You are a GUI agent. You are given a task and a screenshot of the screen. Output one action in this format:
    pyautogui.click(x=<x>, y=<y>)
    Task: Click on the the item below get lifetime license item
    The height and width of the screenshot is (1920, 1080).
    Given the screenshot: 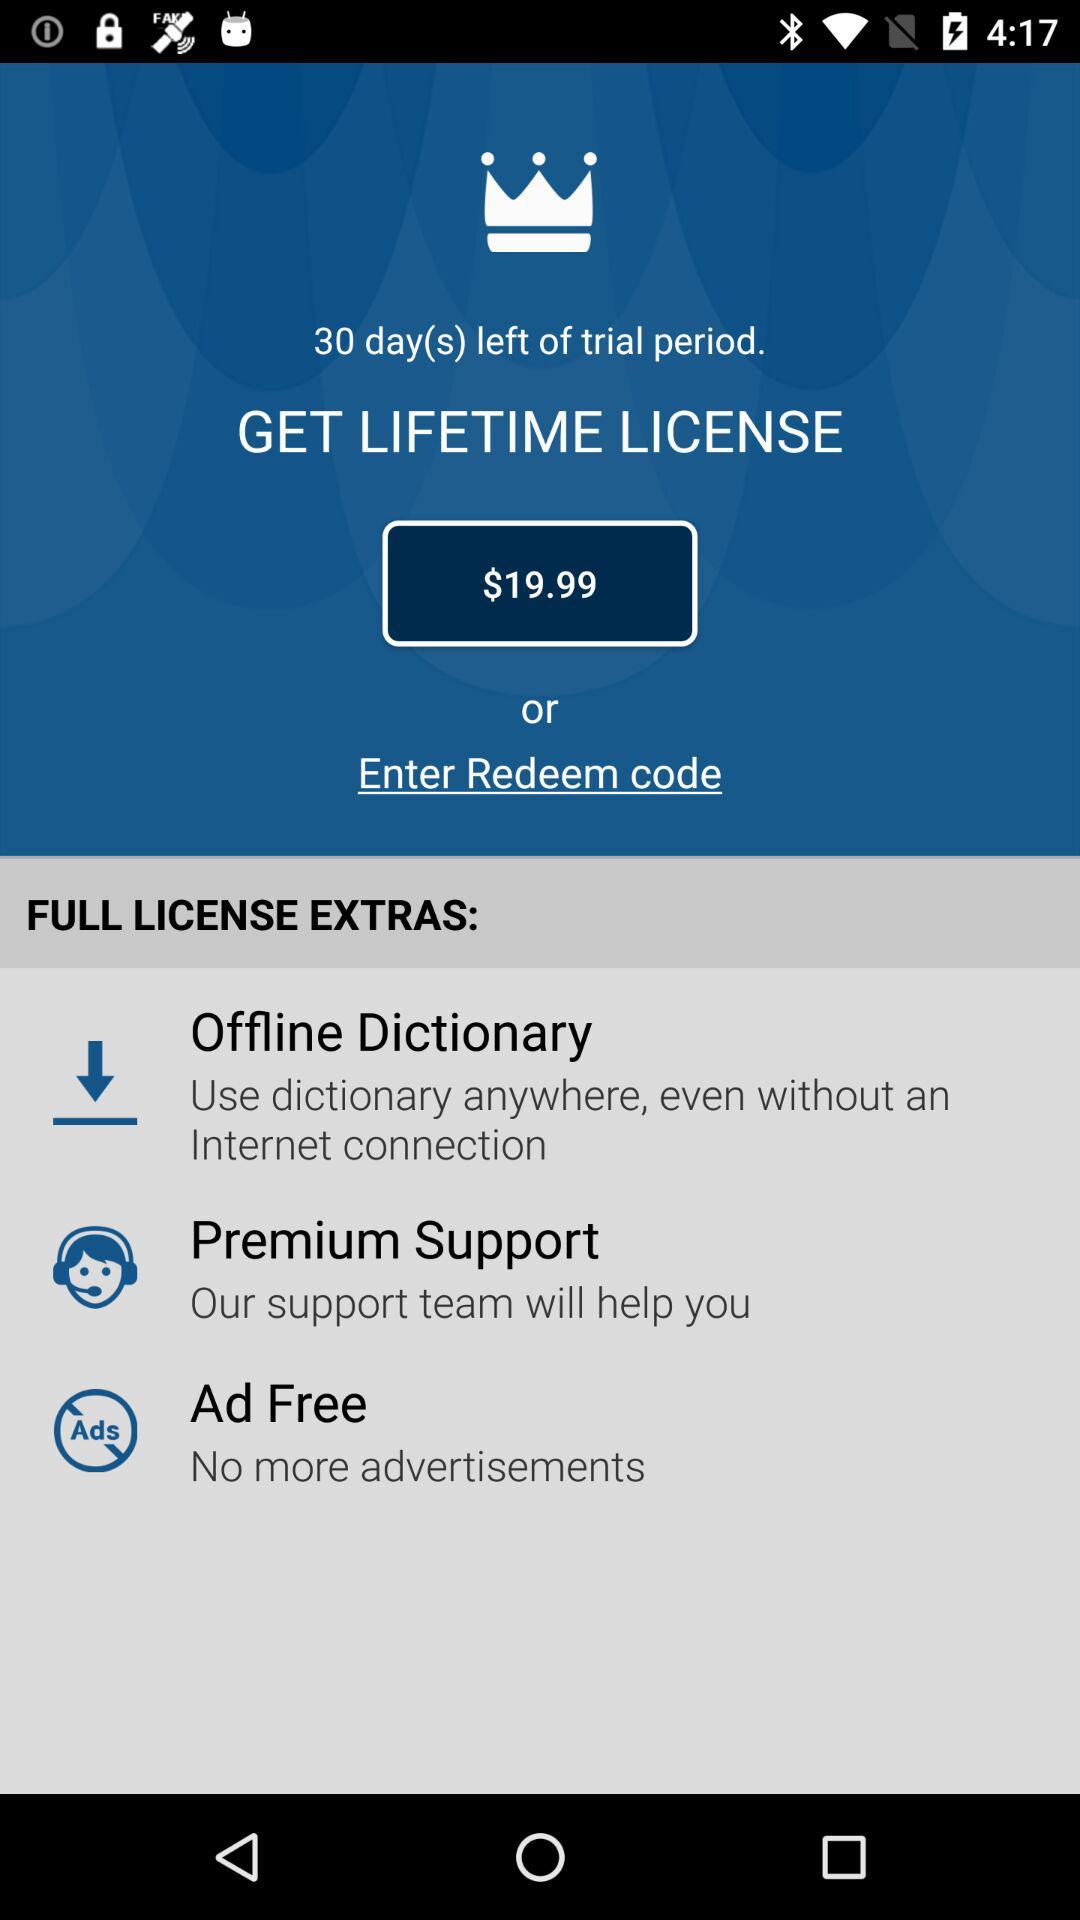 What is the action you would take?
    pyautogui.click(x=540, y=582)
    